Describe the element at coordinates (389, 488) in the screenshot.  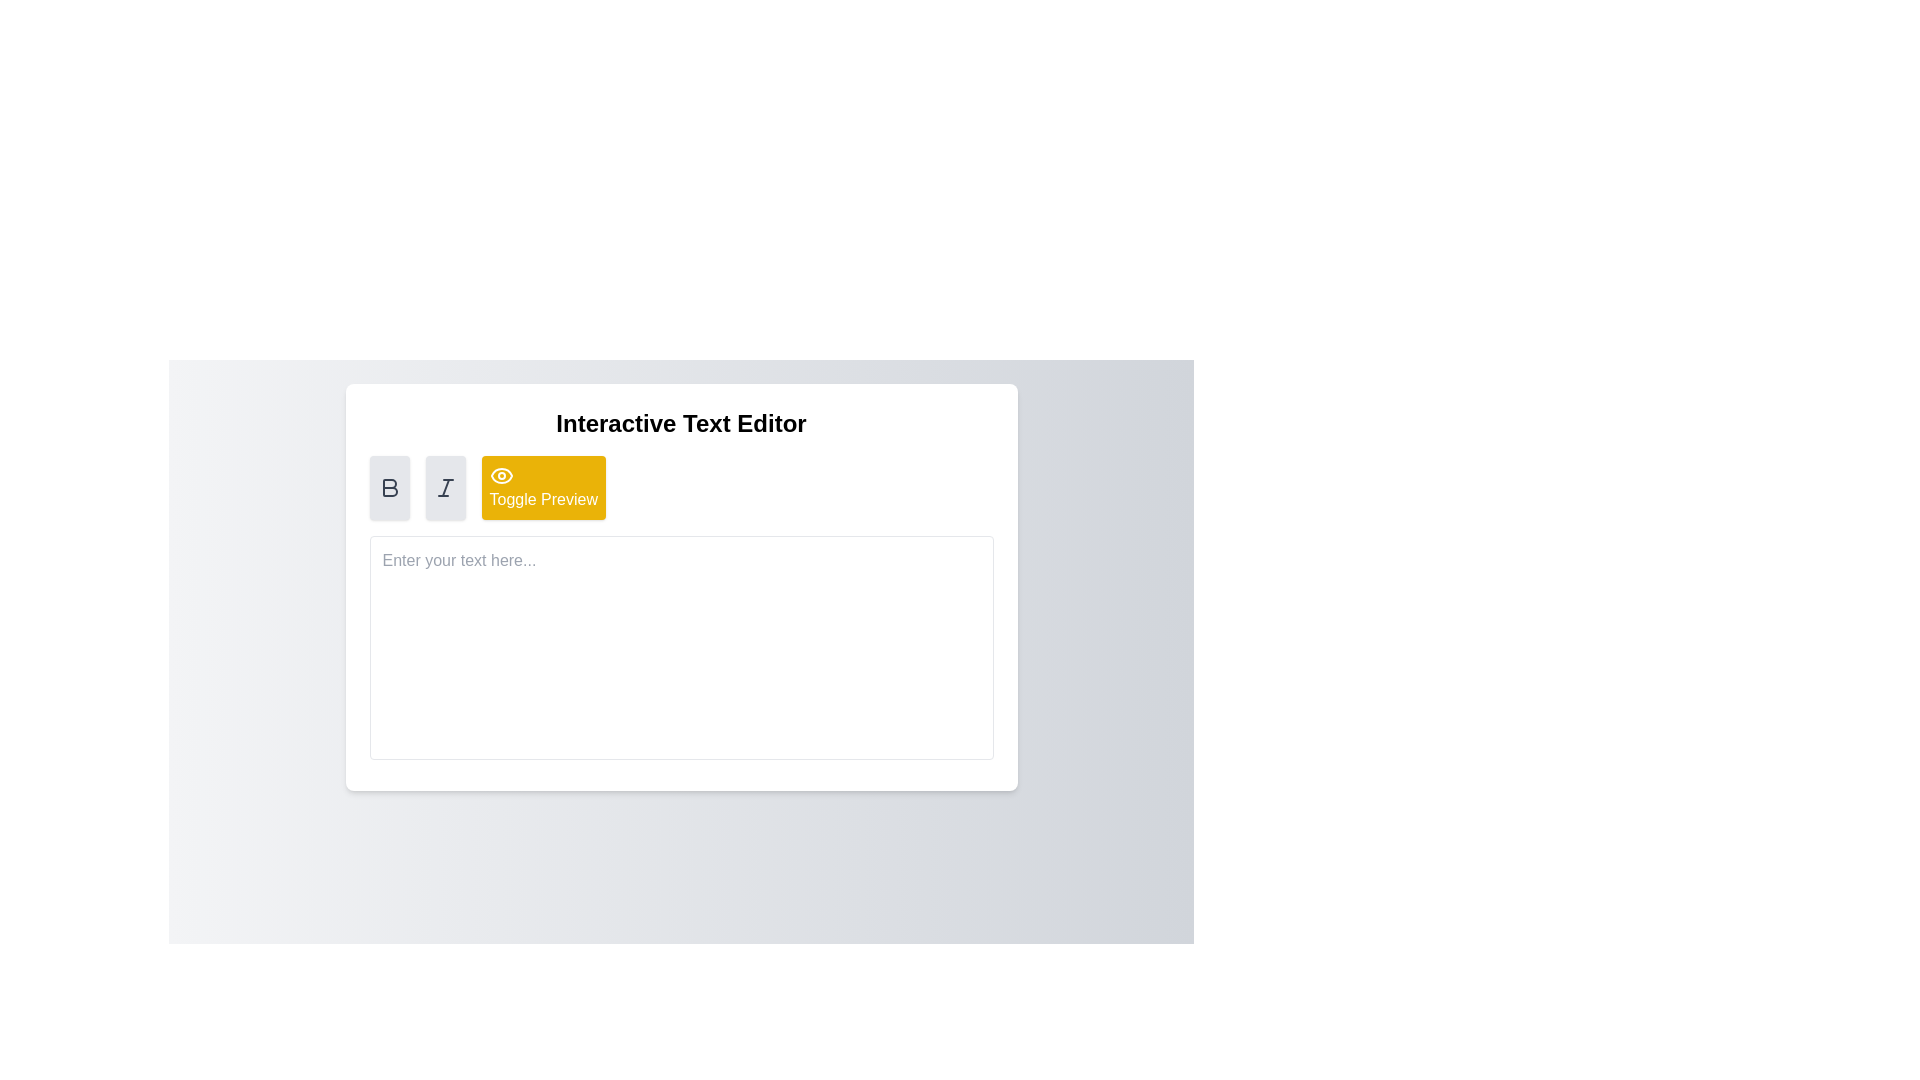
I see `the bold icon represented by a capitalized 'B'` at that location.